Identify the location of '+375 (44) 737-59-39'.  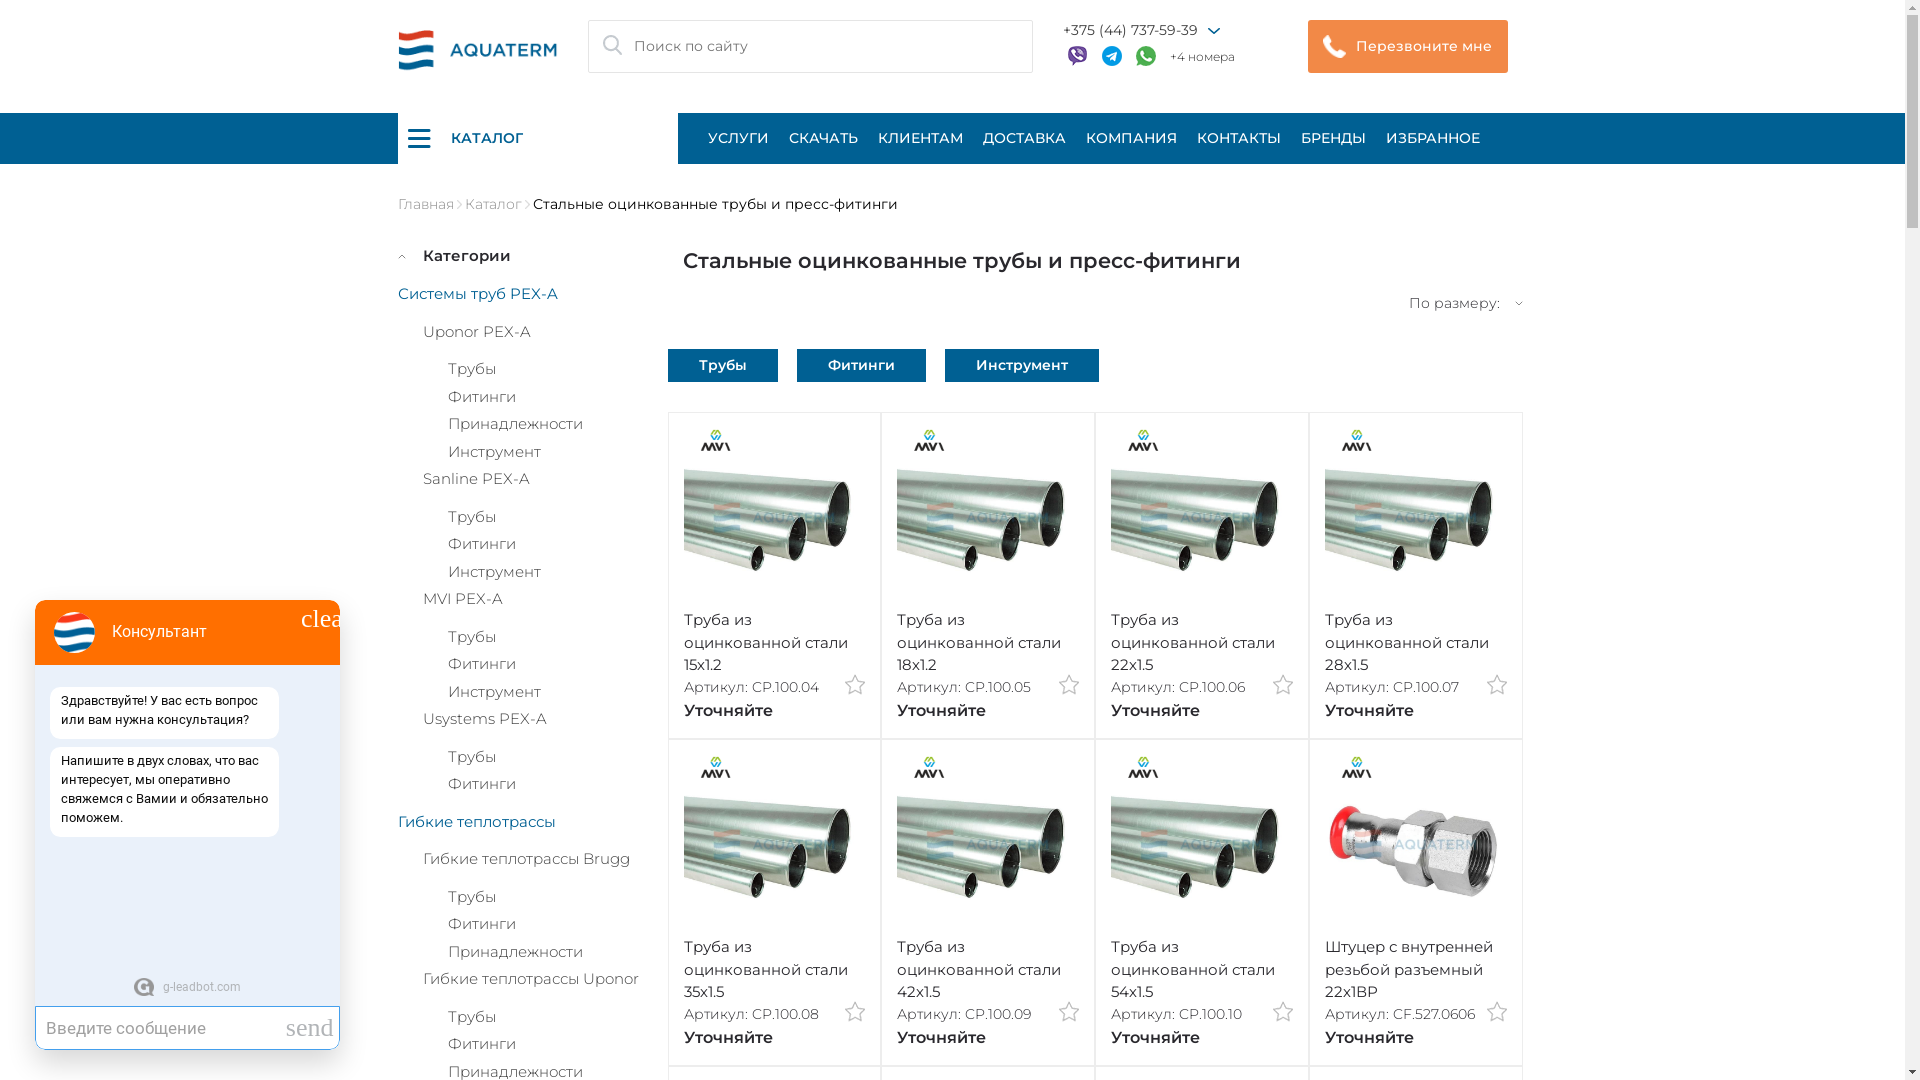
(1129, 30).